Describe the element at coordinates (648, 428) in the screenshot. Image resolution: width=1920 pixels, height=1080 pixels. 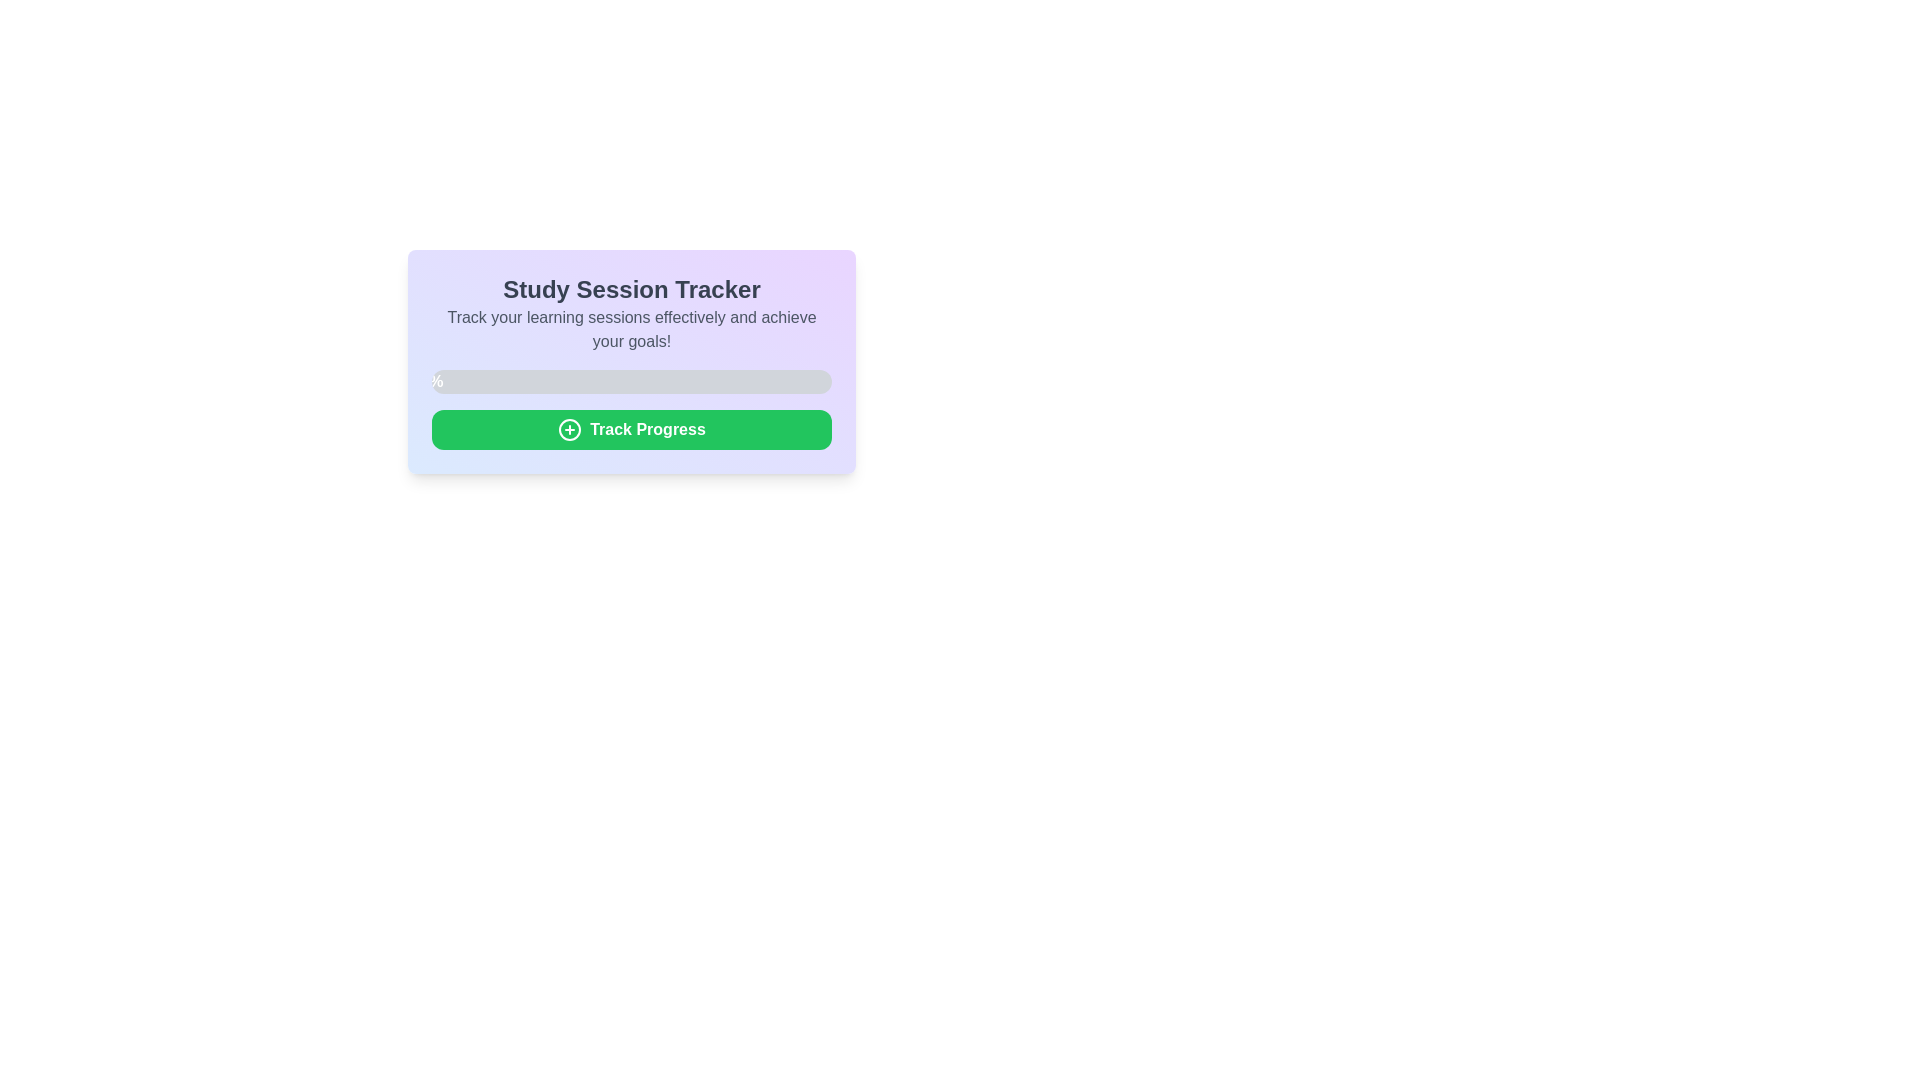
I see `the text label displaying 'Track Progress' in bold white font on a vibrant green background, which is centrally positioned within the green button labeled 'Track Progress'` at that location.